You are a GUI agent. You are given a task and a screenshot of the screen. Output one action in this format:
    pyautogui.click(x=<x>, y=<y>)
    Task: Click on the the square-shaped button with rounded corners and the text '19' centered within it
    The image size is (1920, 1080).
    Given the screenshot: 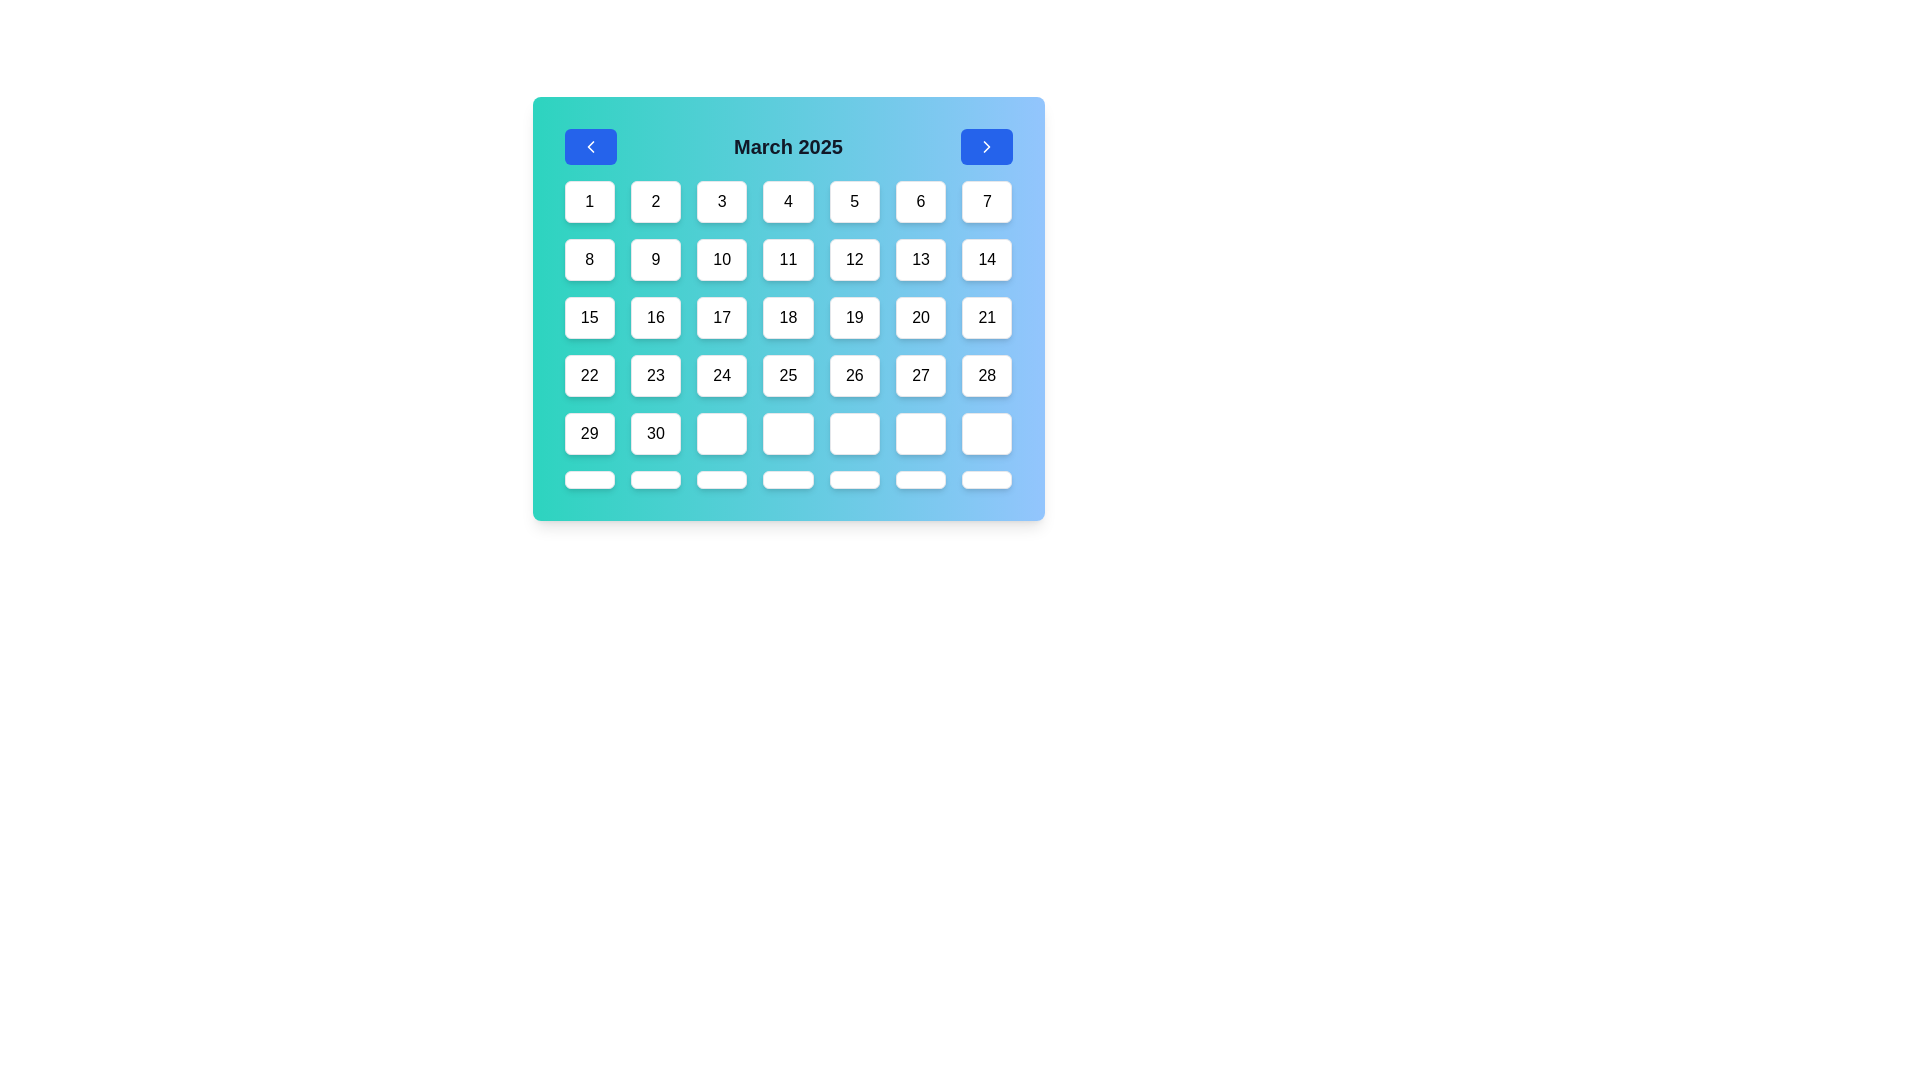 What is the action you would take?
    pyautogui.click(x=854, y=316)
    